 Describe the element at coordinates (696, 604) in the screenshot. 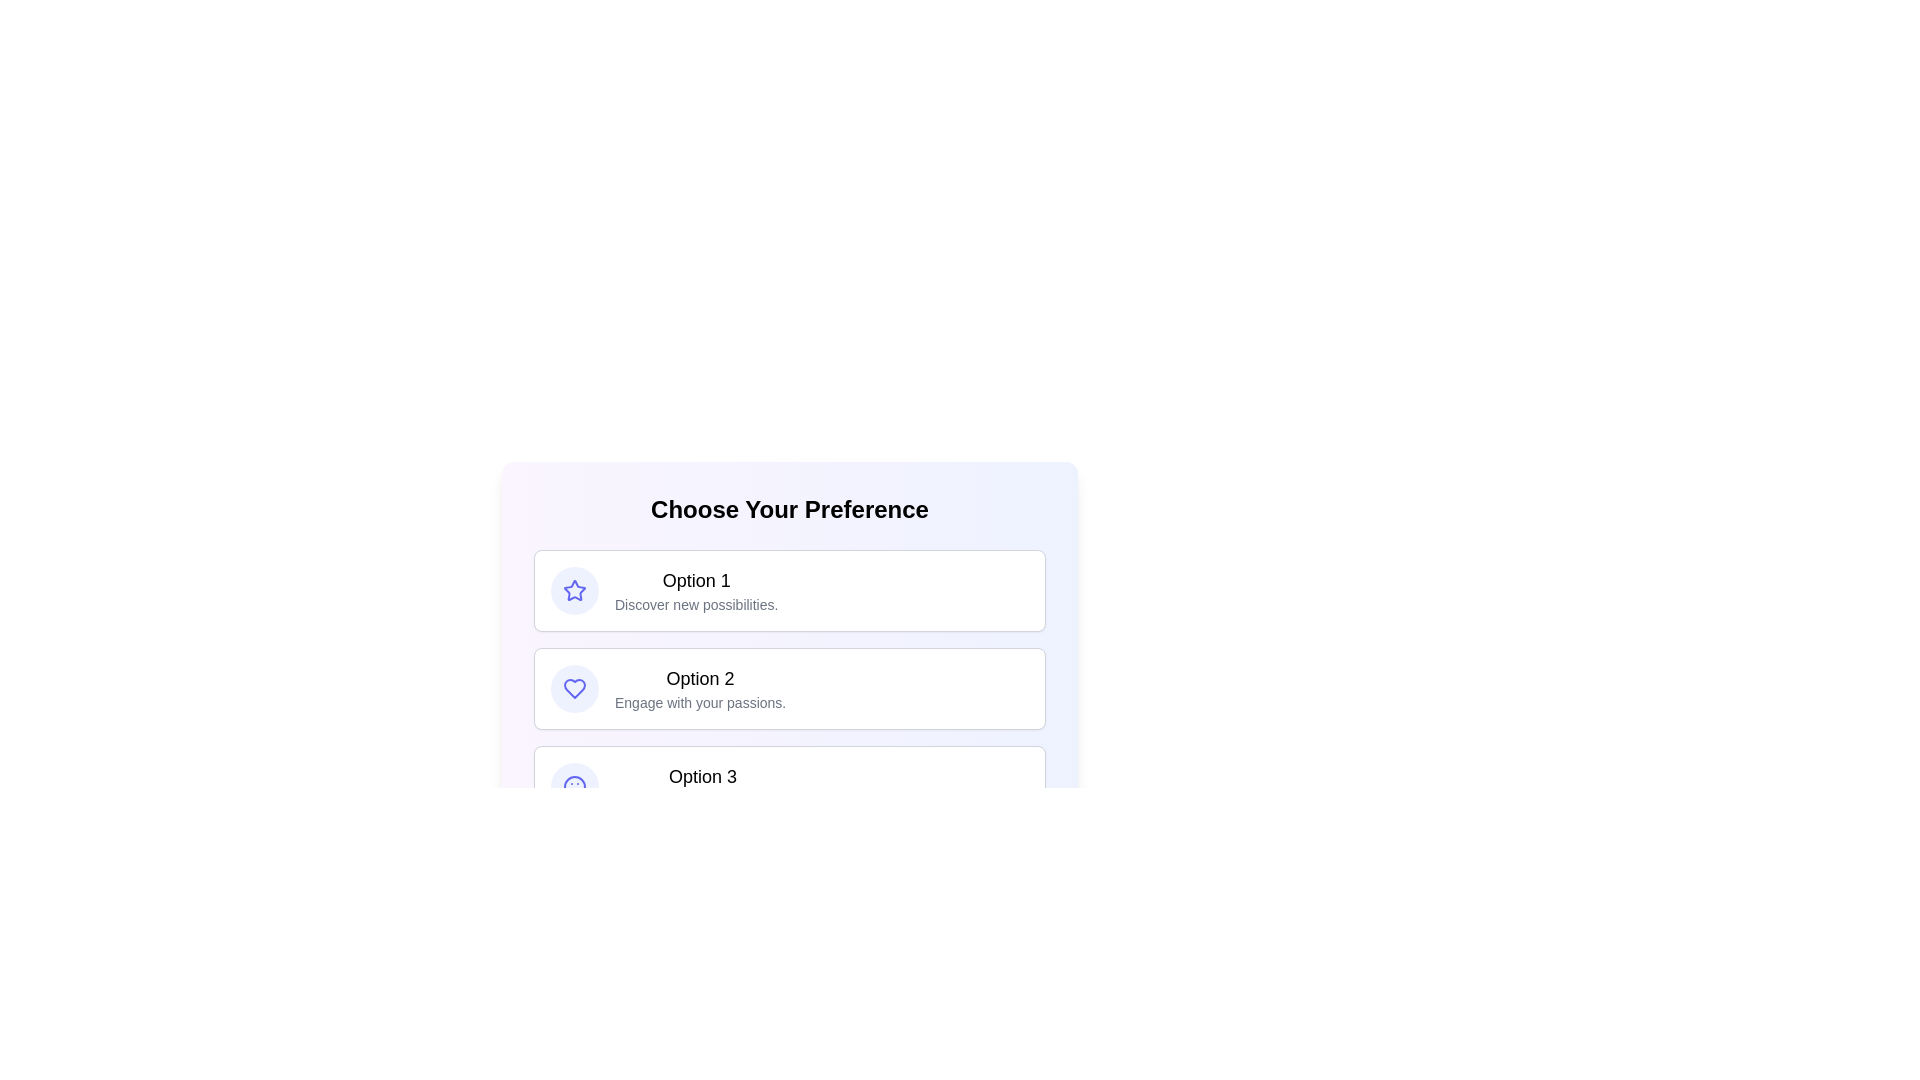

I see `the text label that reads 'Discover new possibilities.' which is styled in gray and serves as a subtitle under 'Option 1'` at that location.